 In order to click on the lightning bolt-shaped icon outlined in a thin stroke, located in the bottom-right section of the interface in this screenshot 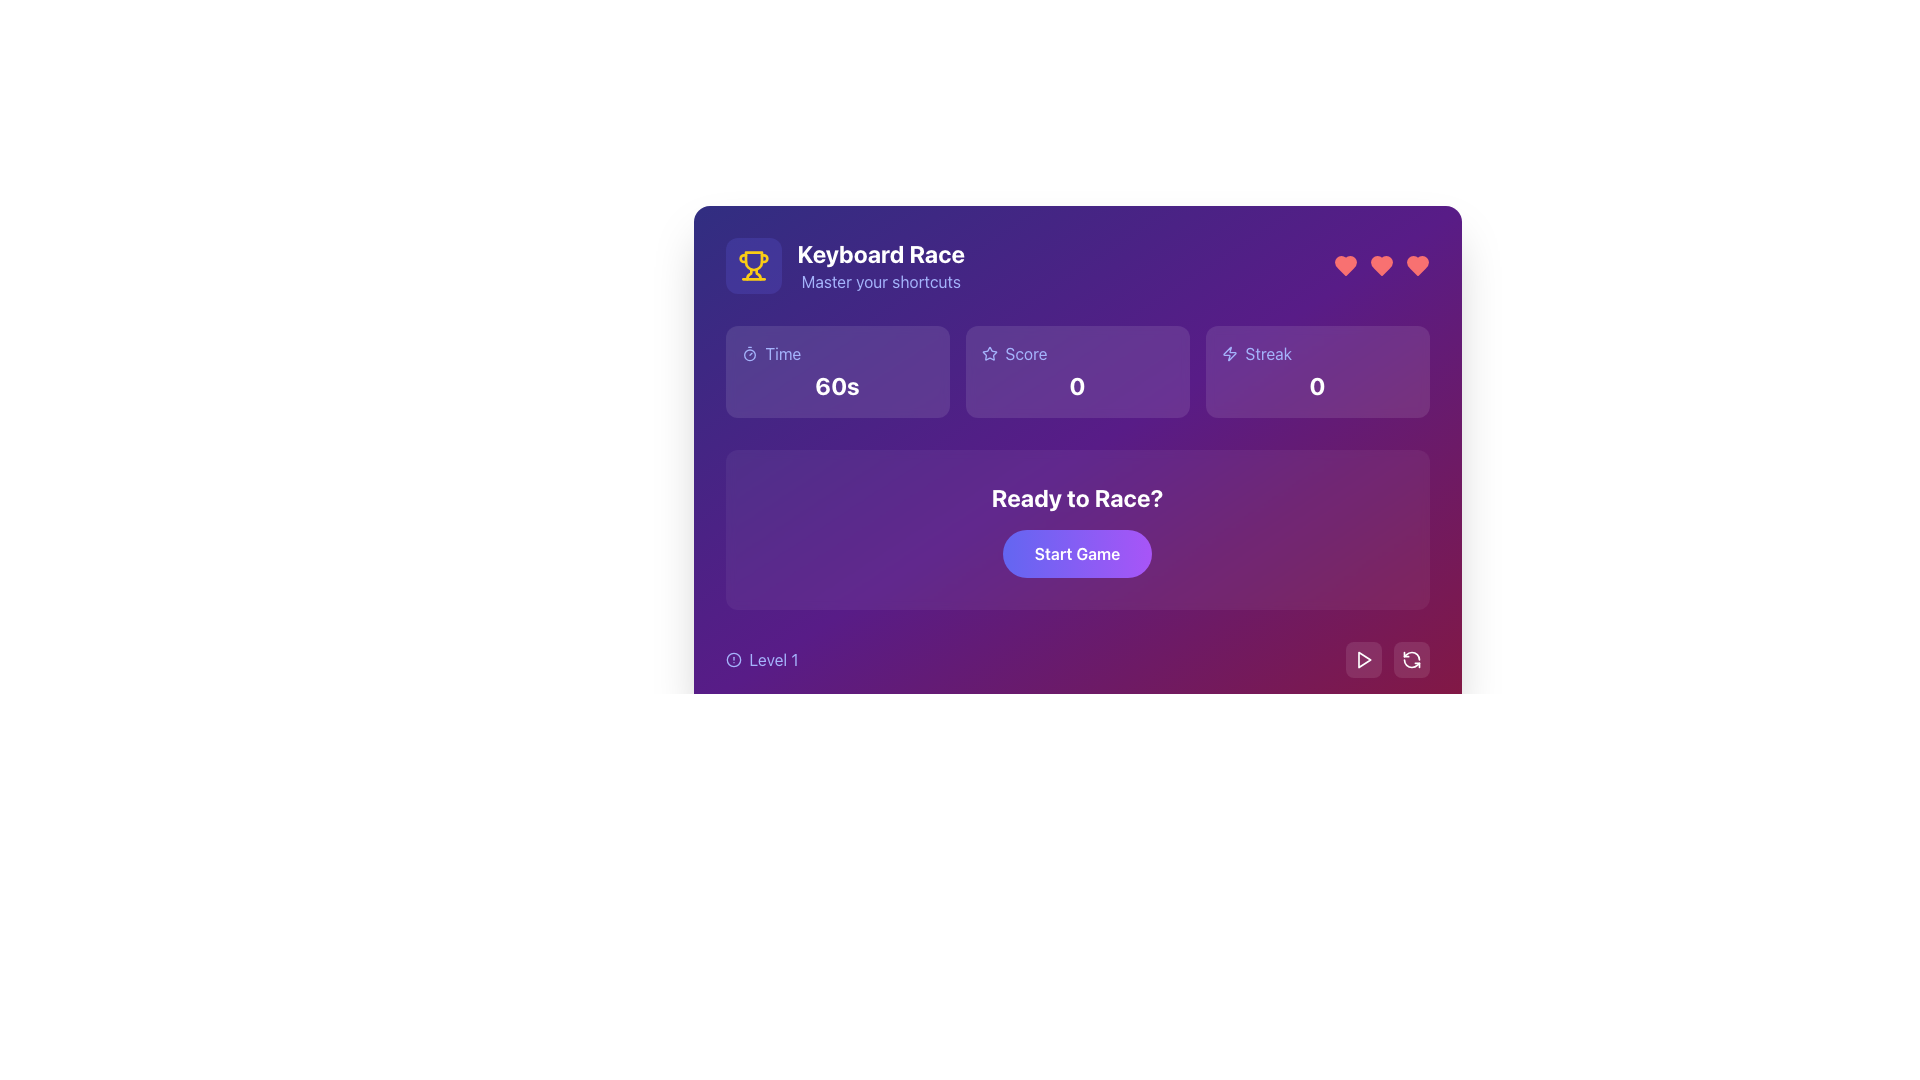, I will do `click(1228, 353)`.